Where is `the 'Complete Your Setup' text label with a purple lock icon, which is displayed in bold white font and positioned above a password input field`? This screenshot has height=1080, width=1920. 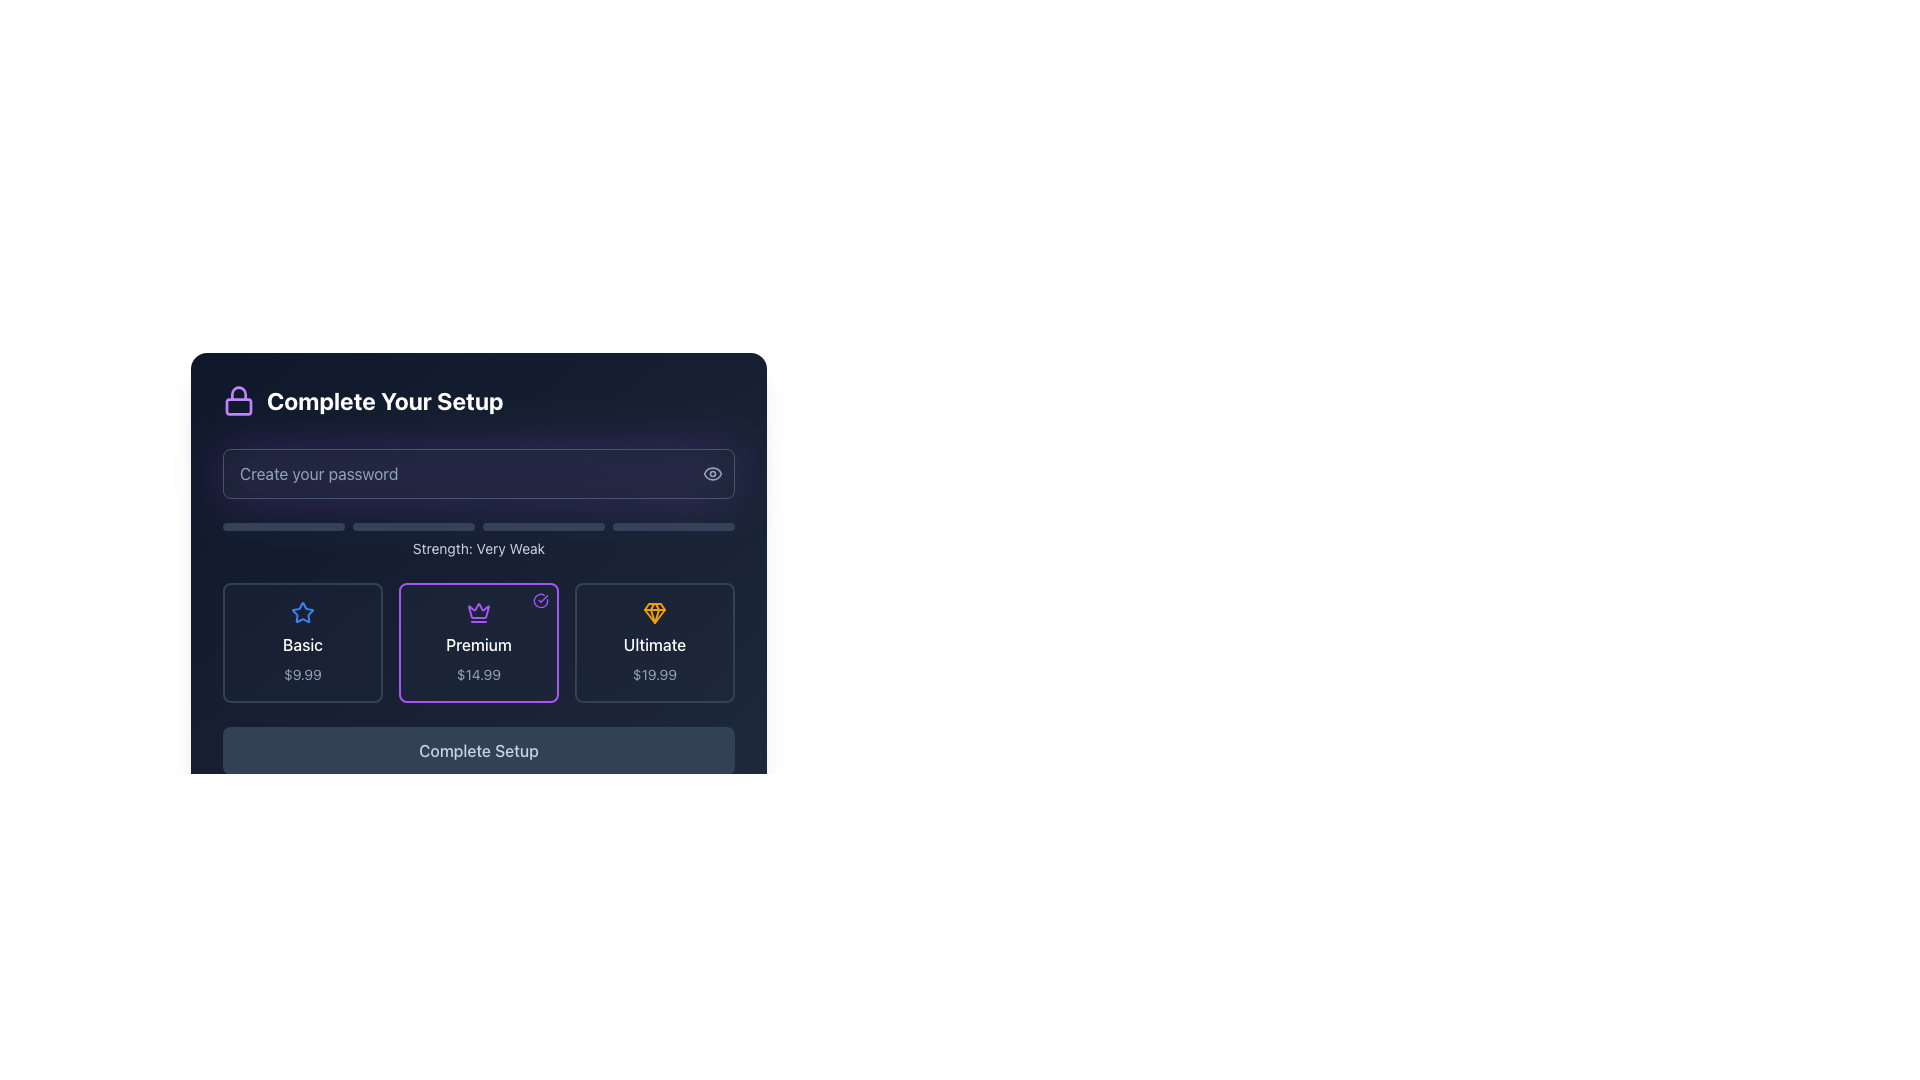
the 'Complete Your Setup' text label with a purple lock icon, which is displayed in bold white font and positioned above a password input field is located at coordinates (478, 401).